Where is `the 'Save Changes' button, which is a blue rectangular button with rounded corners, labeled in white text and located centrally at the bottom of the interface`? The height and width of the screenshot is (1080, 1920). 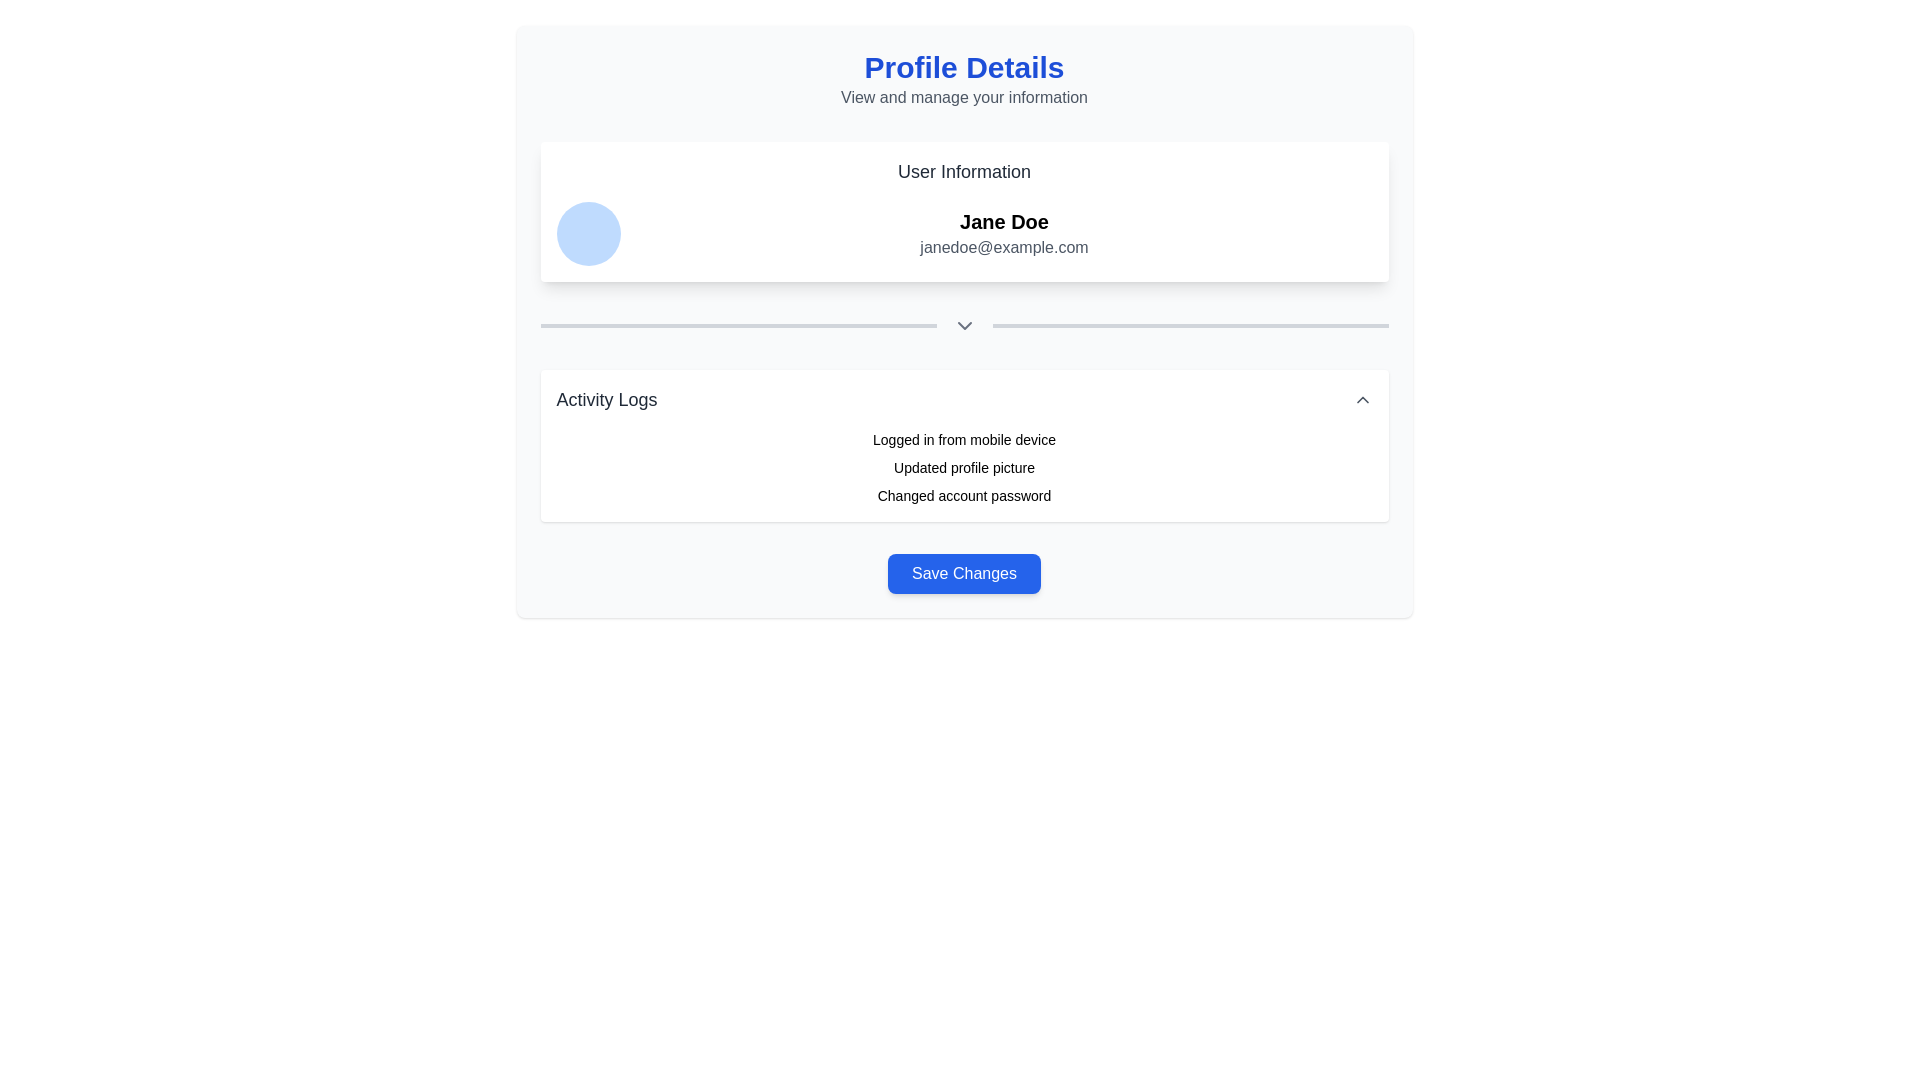
the 'Save Changes' button, which is a blue rectangular button with rounded corners, labeled in white text and located centrally at the bottom of the interface is located at coordinates (964, 574).